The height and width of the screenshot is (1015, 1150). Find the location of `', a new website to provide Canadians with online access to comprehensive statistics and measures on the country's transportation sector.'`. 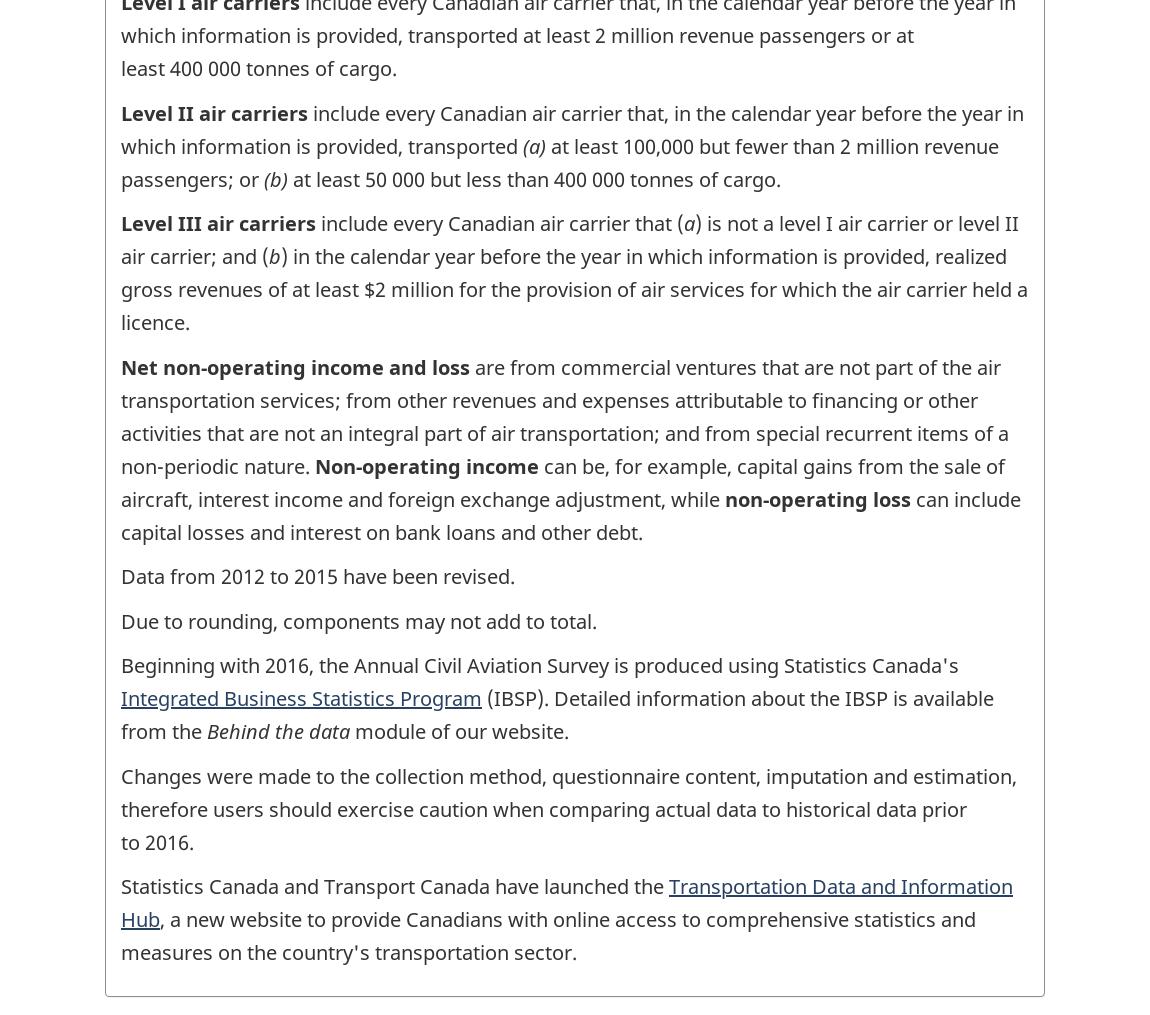

', a new website to provide Canadians with online access to comprehensive statistics and measures on the country's transportation sector.' is located at coordinates (119, 935).